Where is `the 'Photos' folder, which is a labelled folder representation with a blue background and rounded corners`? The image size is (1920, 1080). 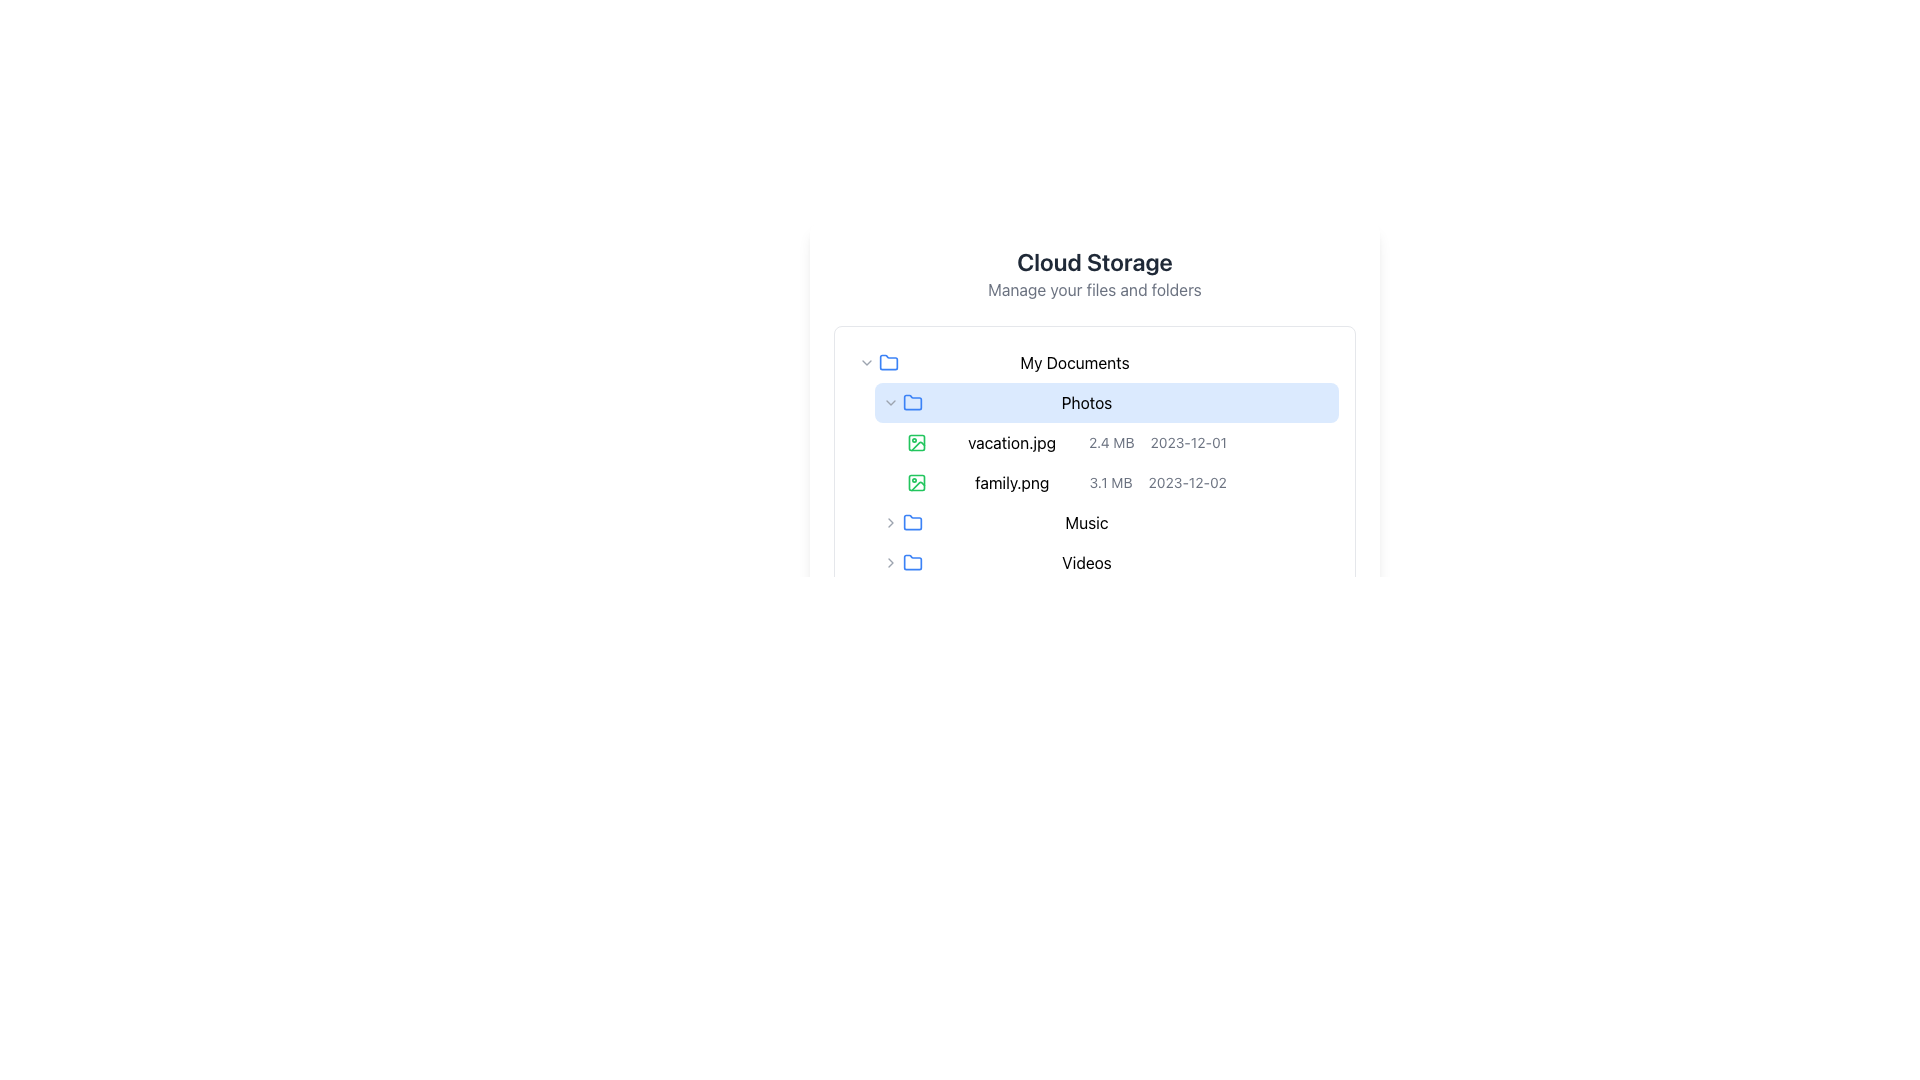
the 'Photos' folder, which is a labelled folder representation with a blue background and rounded corners is located at coordinates (1106, 402).